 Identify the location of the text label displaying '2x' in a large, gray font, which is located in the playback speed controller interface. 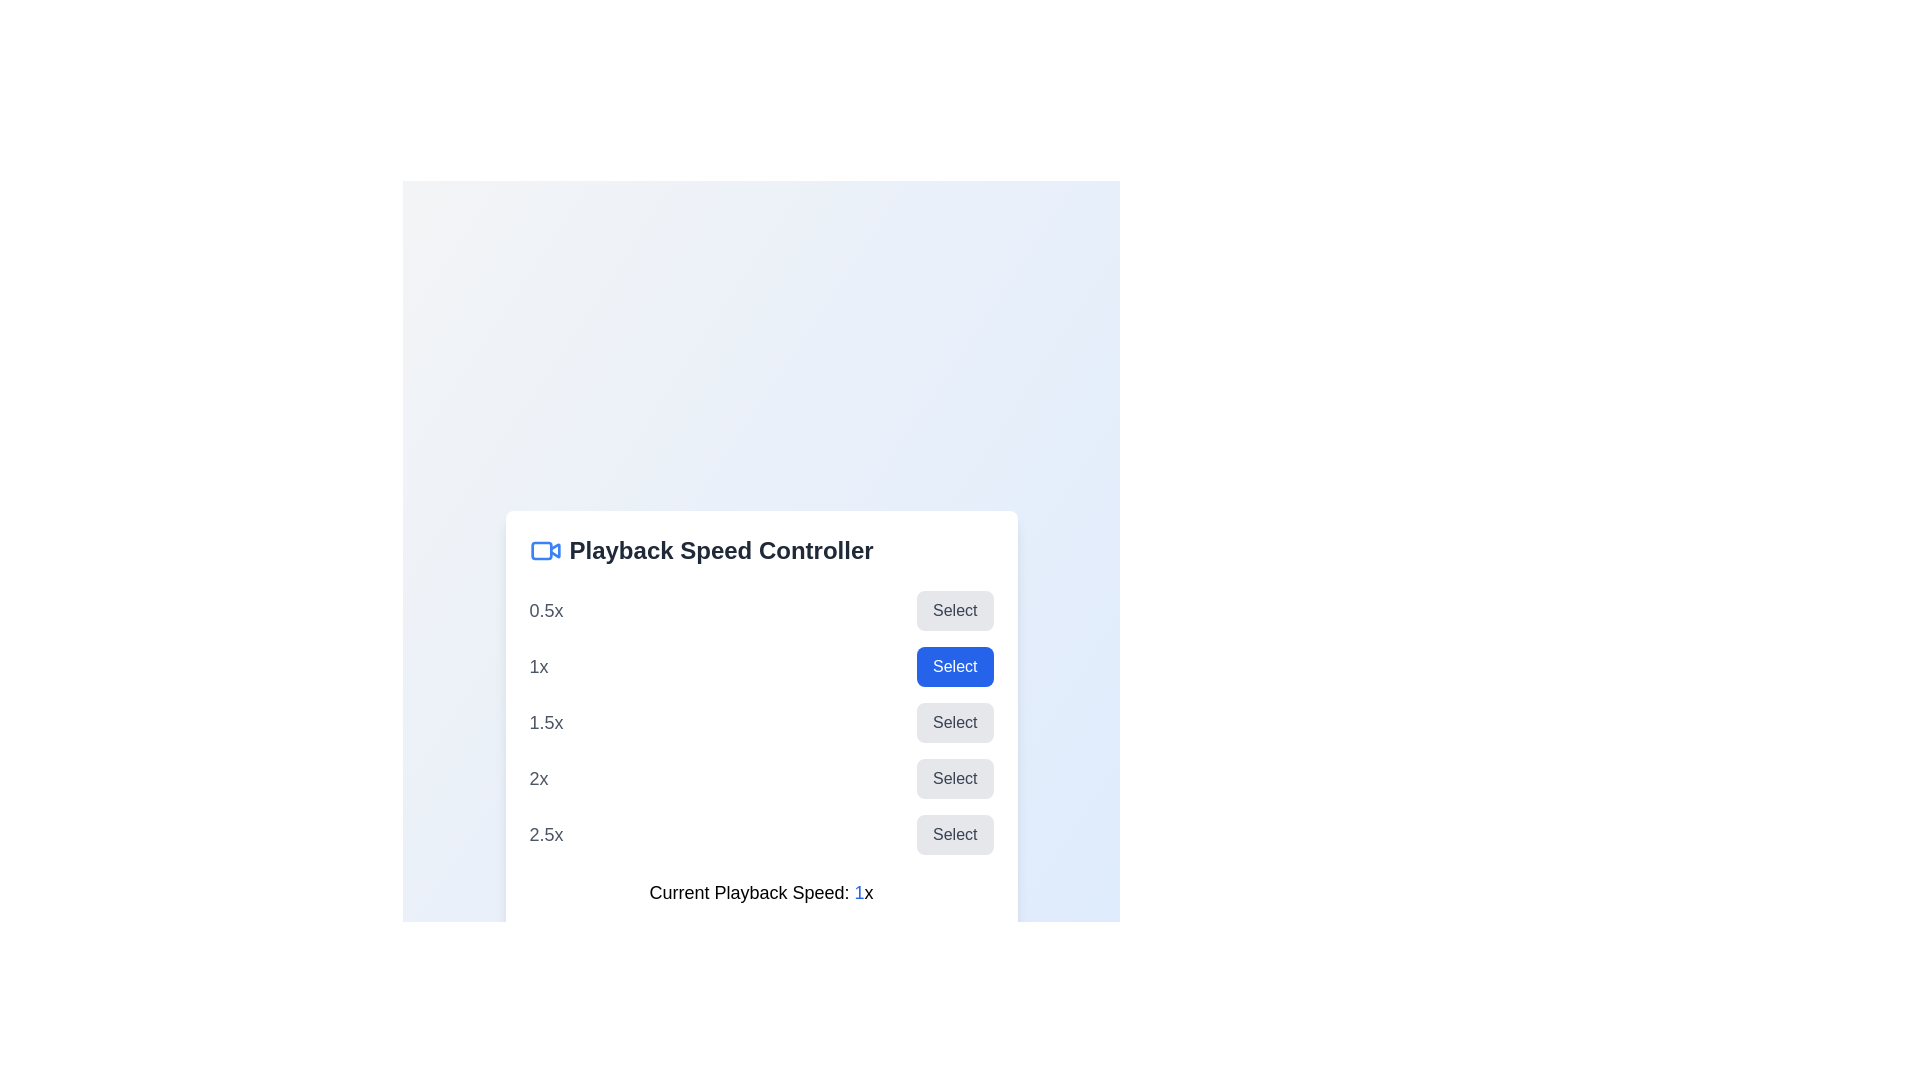
(538, 778).